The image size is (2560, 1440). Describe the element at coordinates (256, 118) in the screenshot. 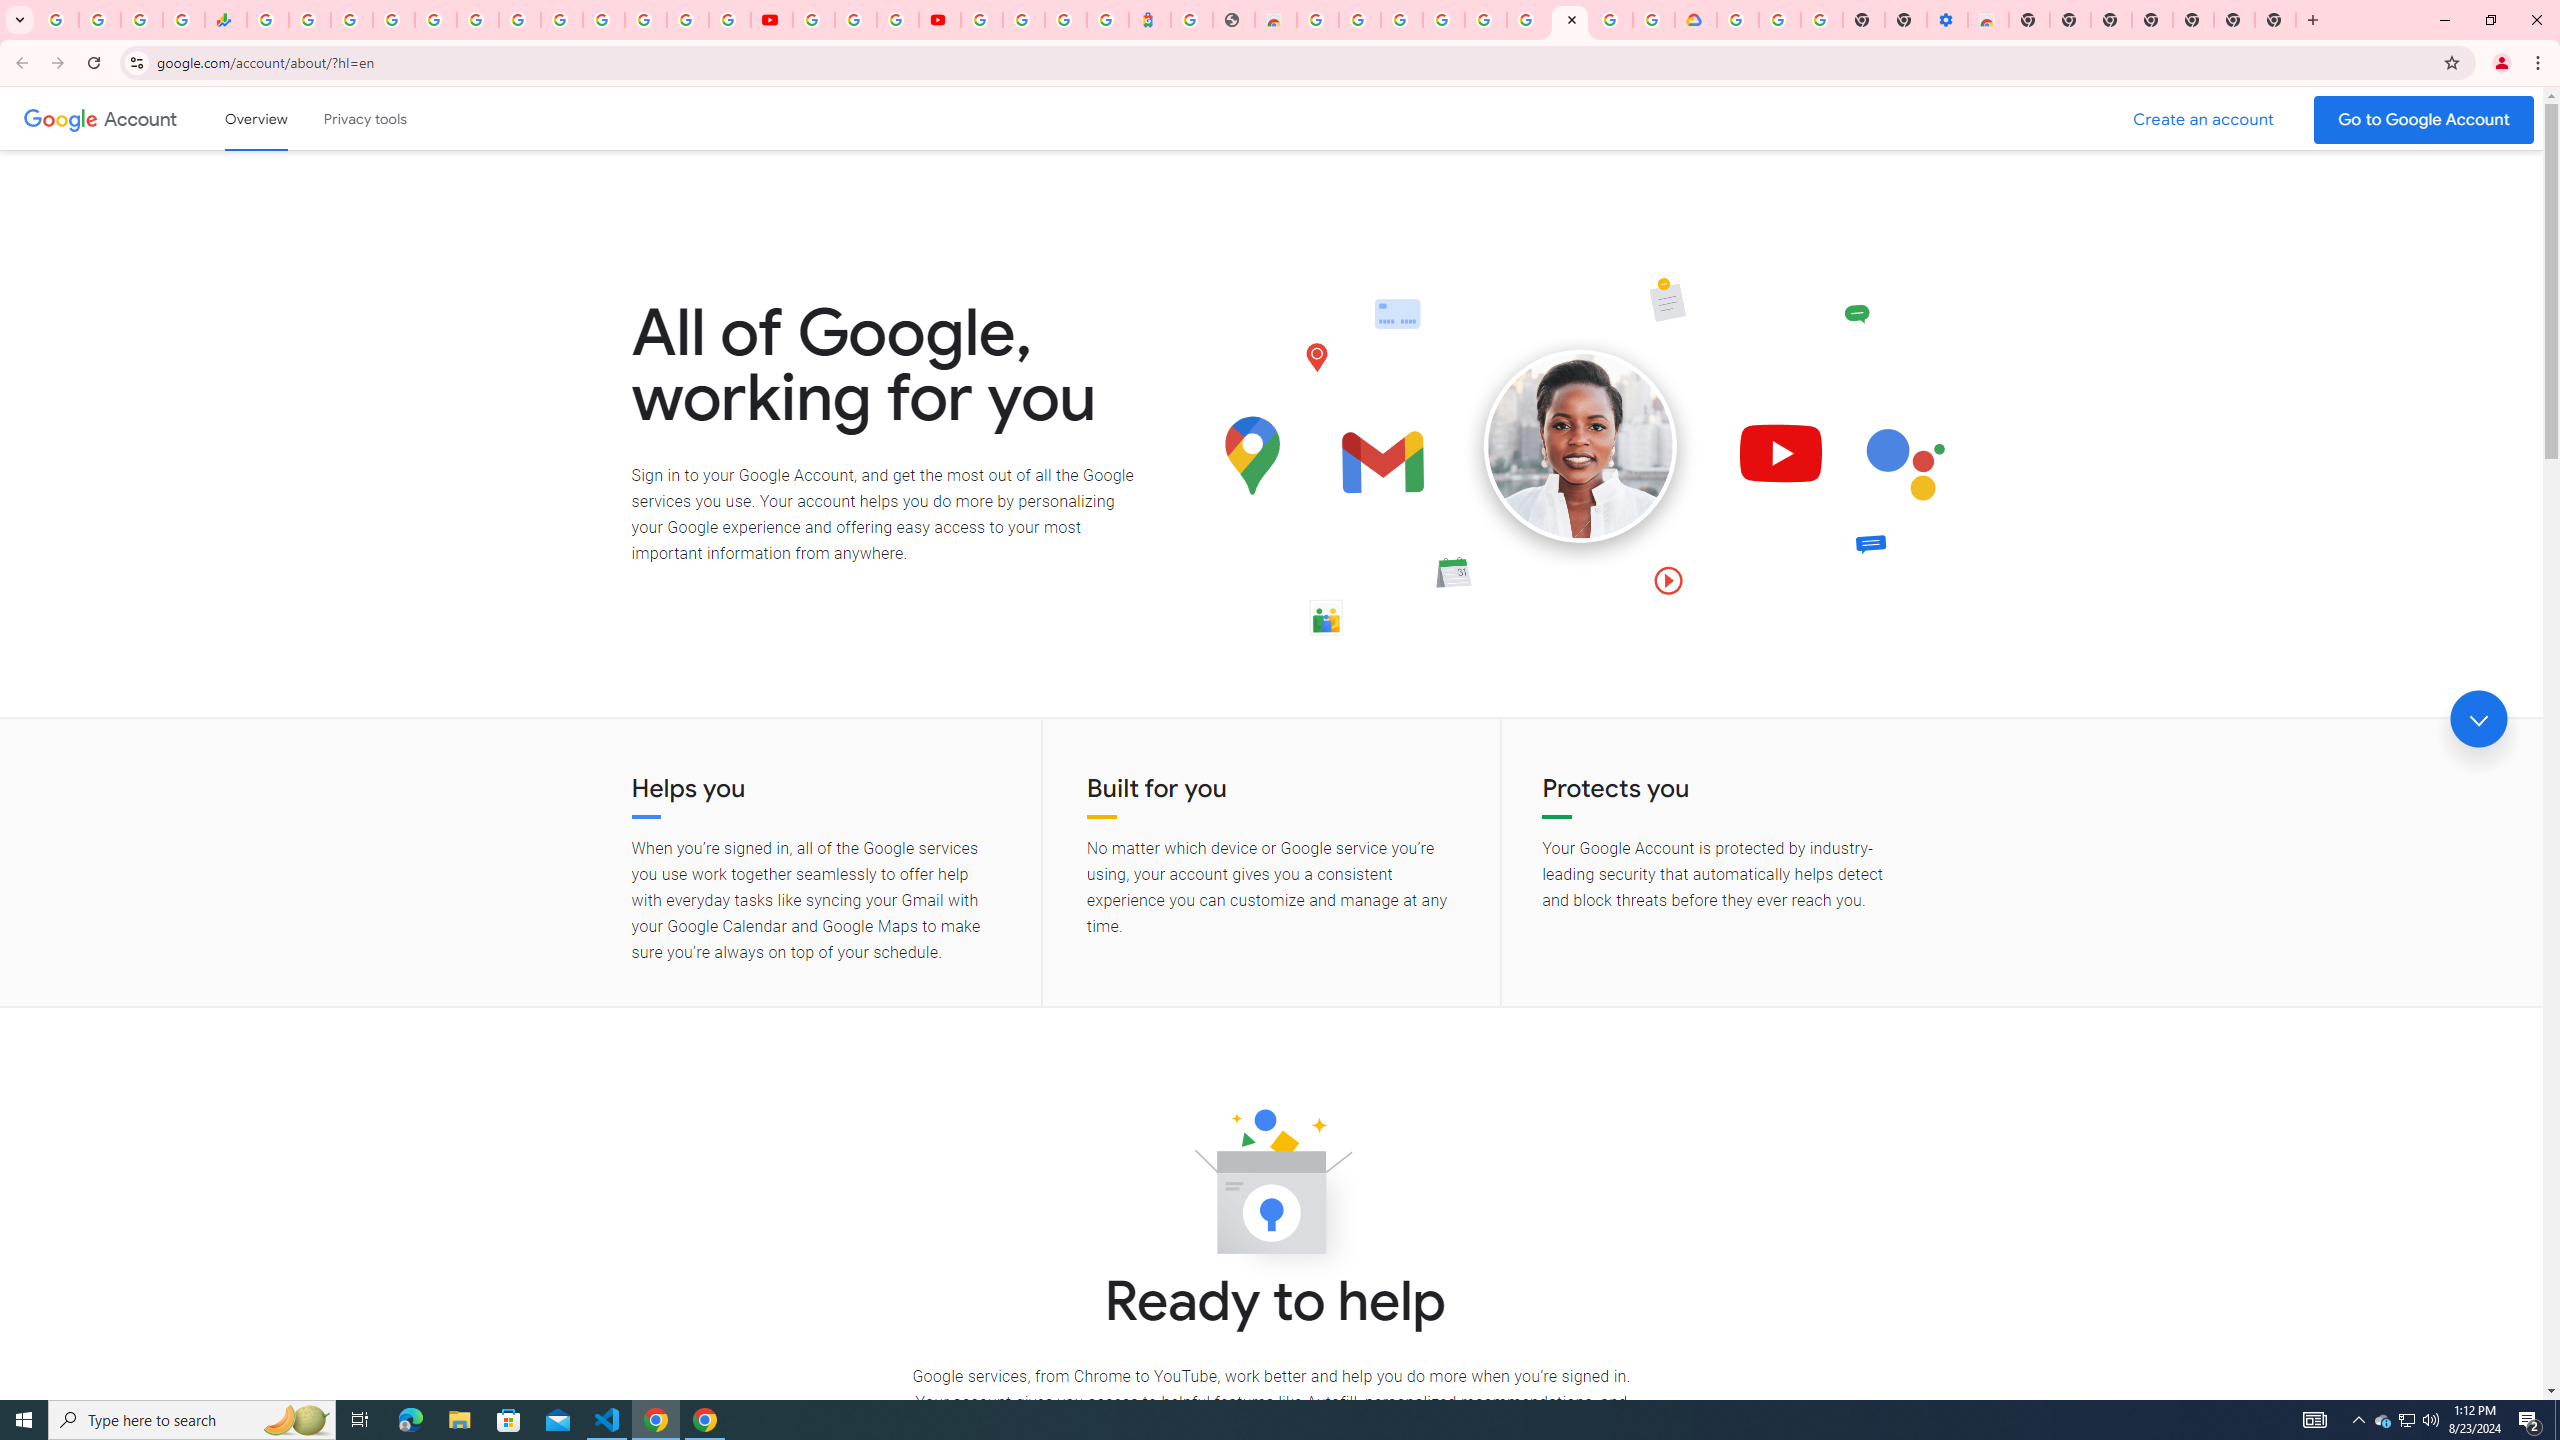

I see `'Google Account overview'` at that location.